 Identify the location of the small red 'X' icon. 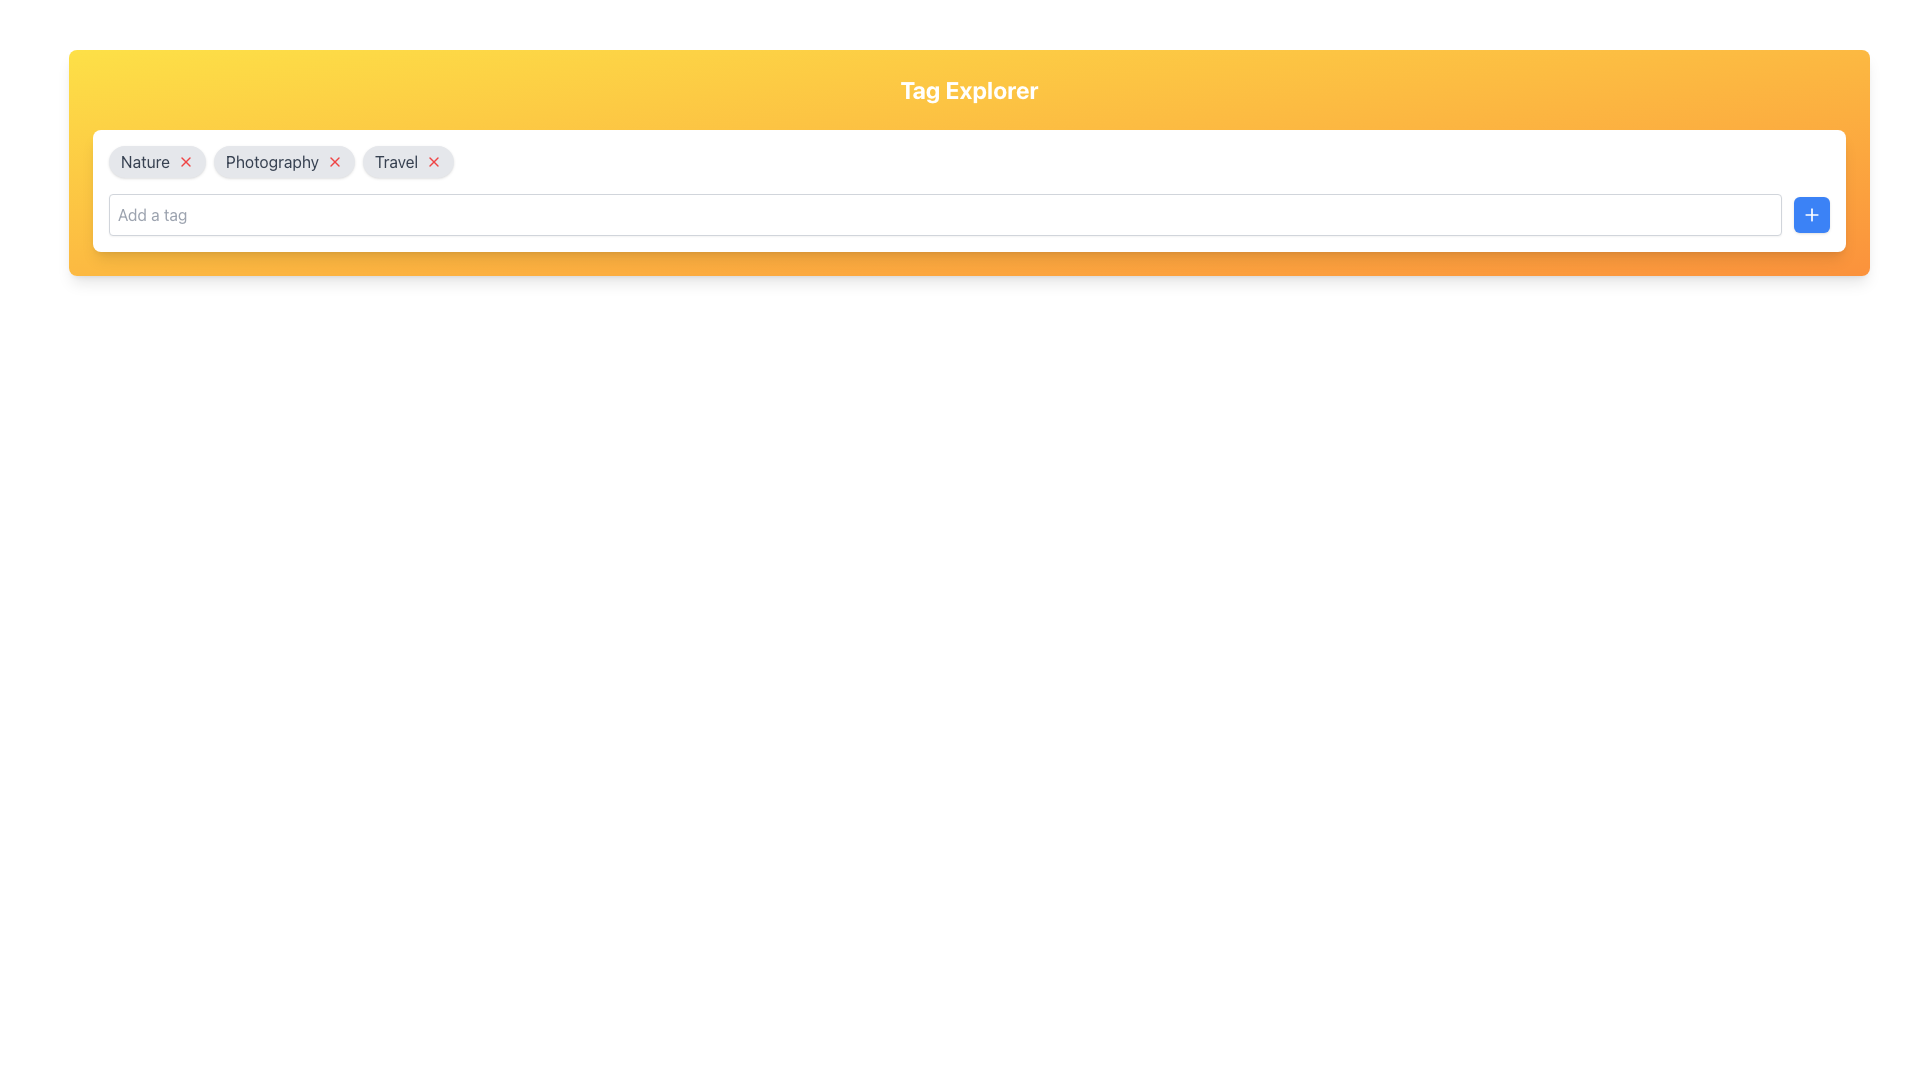
(433, 161).